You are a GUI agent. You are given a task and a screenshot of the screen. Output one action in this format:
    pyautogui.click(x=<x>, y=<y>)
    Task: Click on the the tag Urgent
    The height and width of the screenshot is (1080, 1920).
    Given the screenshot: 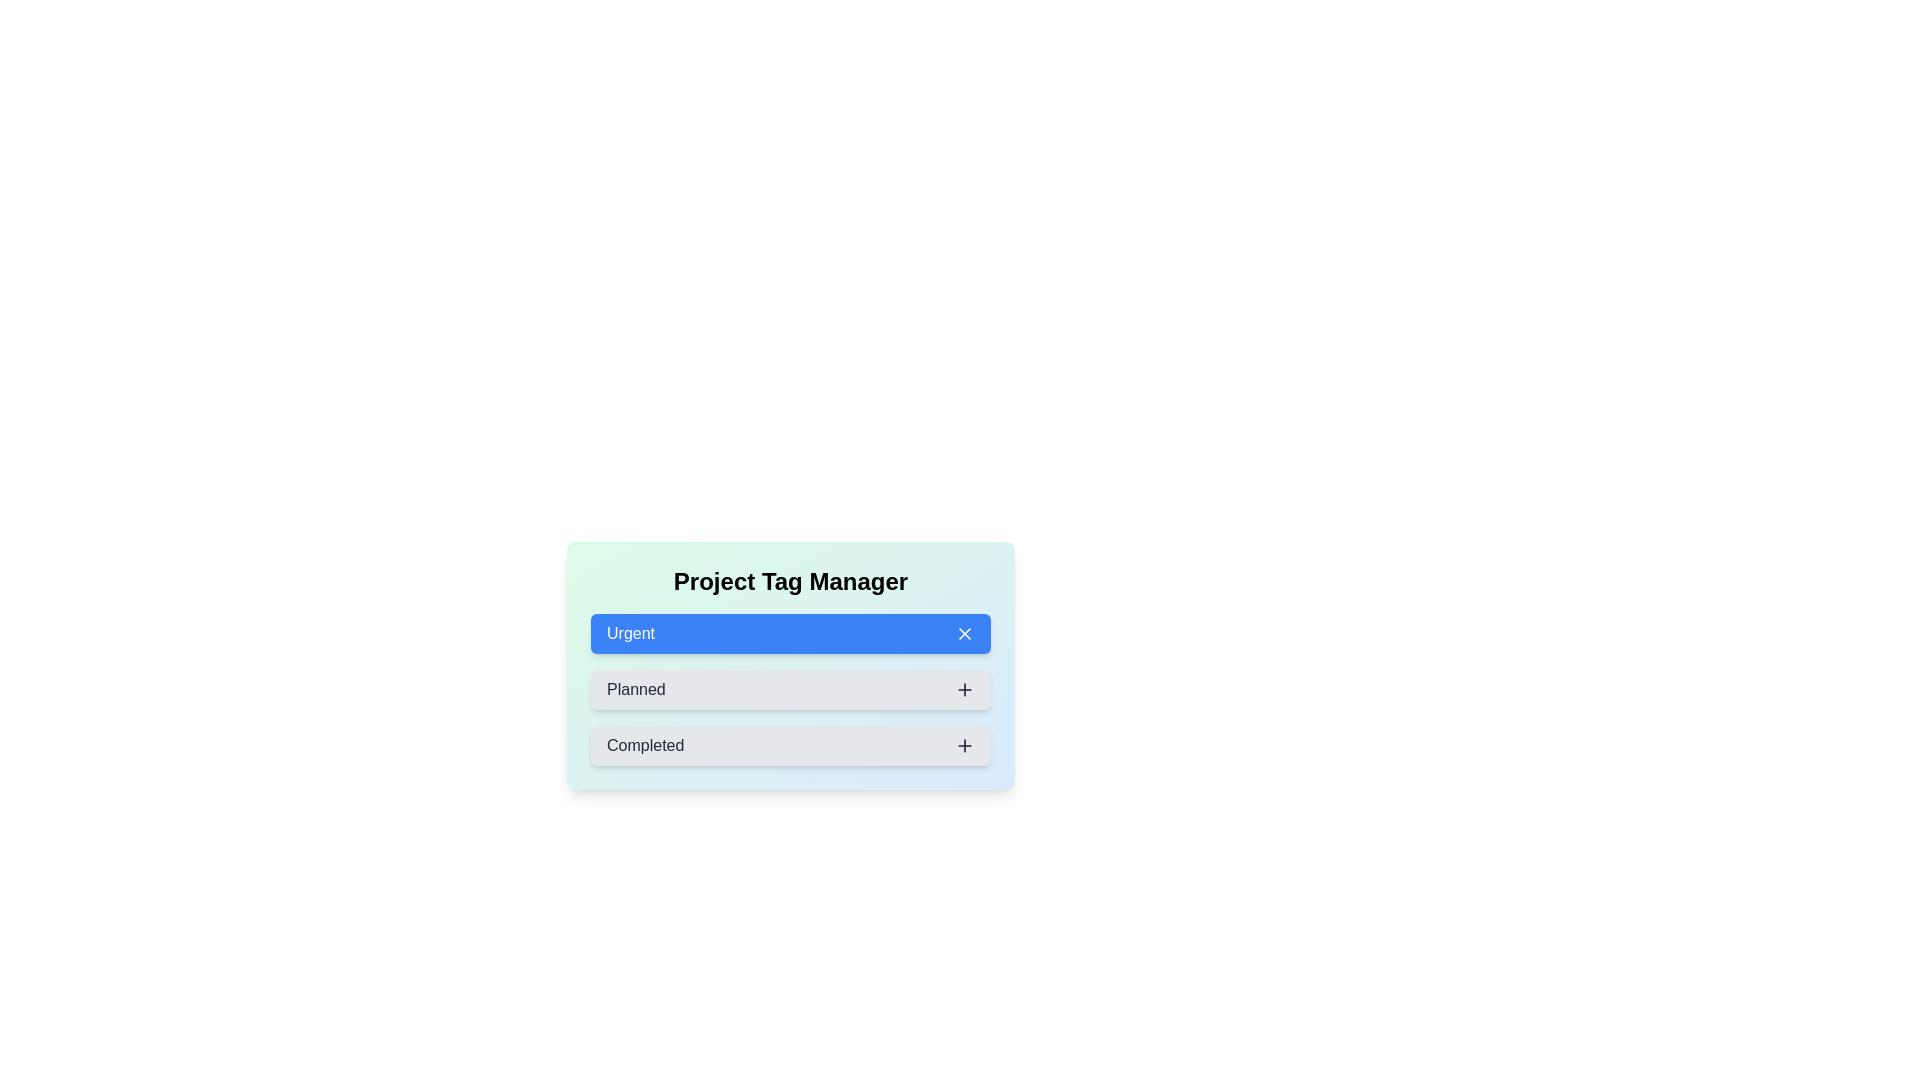 What is the action you would take?
    pyautogui.click(x=790, y=633)
    